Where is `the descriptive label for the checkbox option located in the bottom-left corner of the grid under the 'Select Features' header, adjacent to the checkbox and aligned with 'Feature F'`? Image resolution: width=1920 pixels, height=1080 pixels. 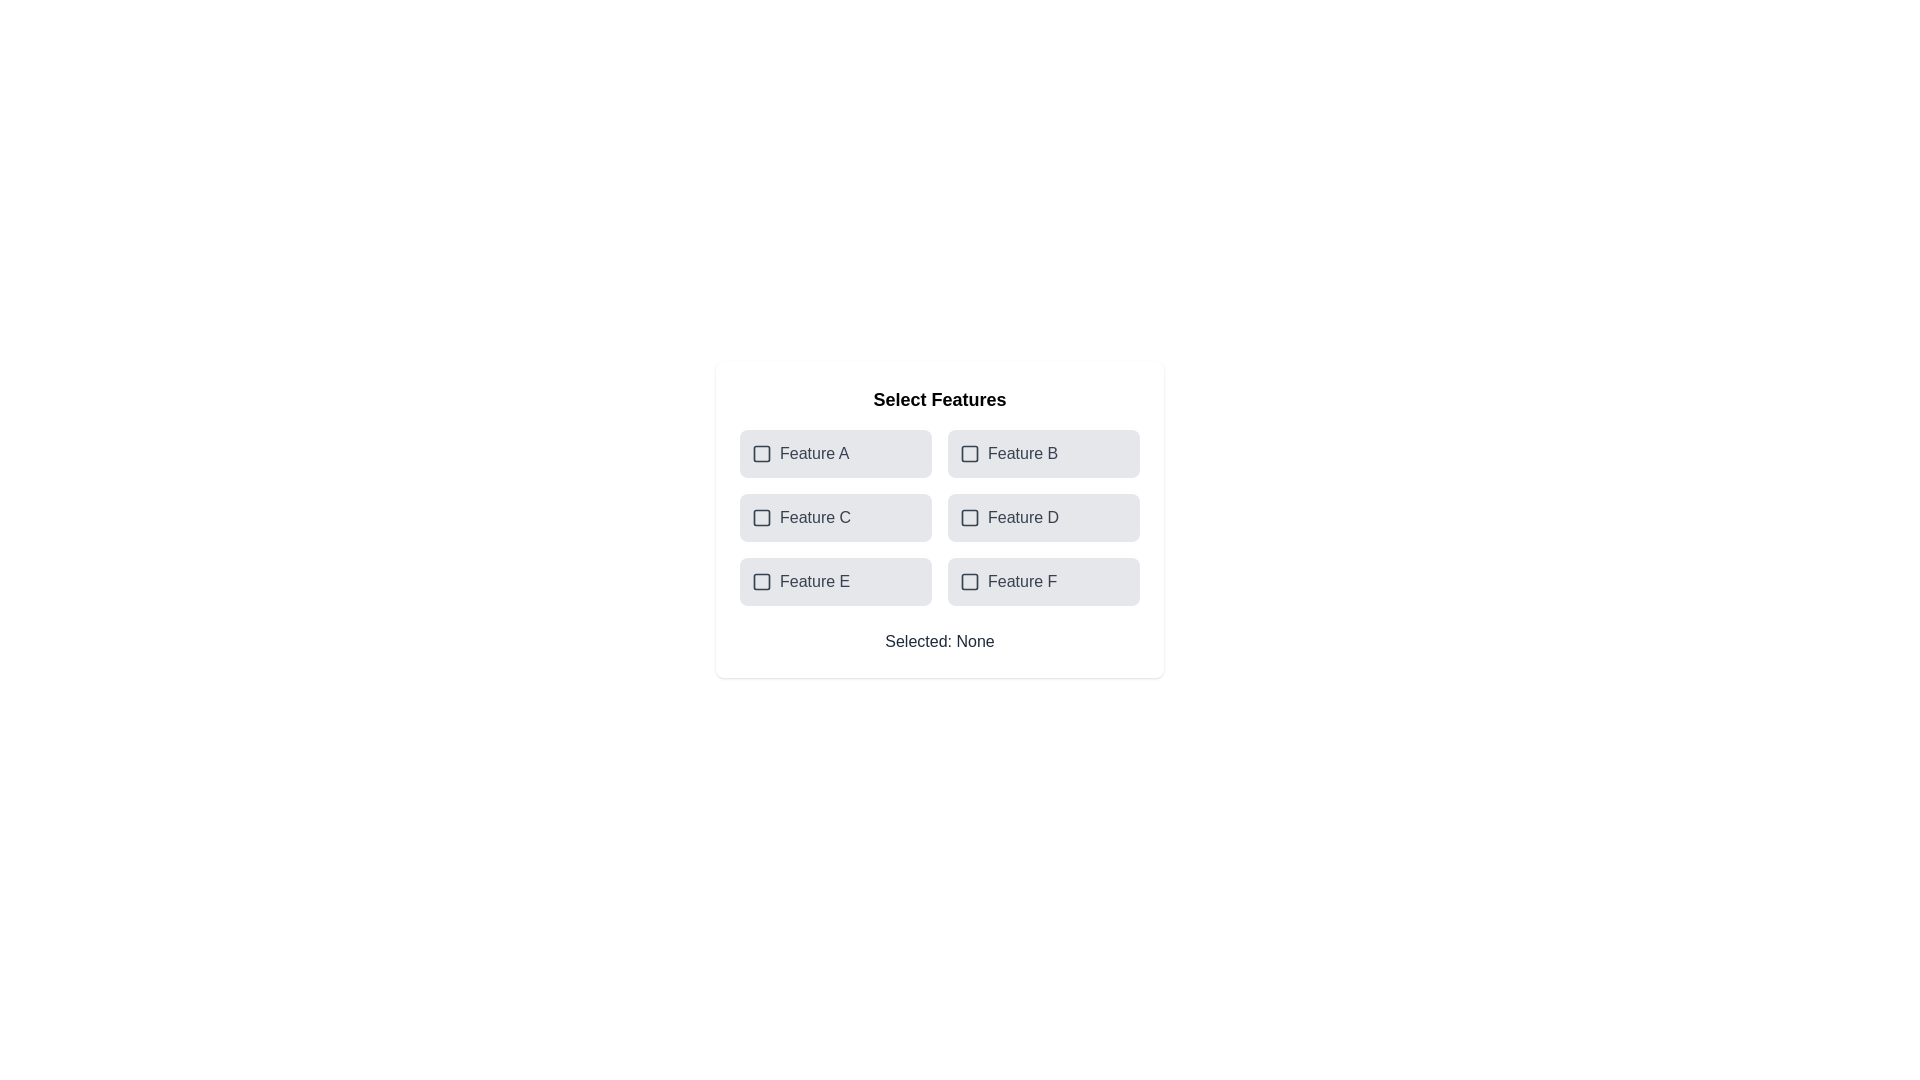
the descriptive label for the checkbox option located in the bottom-left corner of the grid under the 'Select Features' header, adjacent to the checkbox and aligned with 'Feature F' is located at coordinates (815, 582).